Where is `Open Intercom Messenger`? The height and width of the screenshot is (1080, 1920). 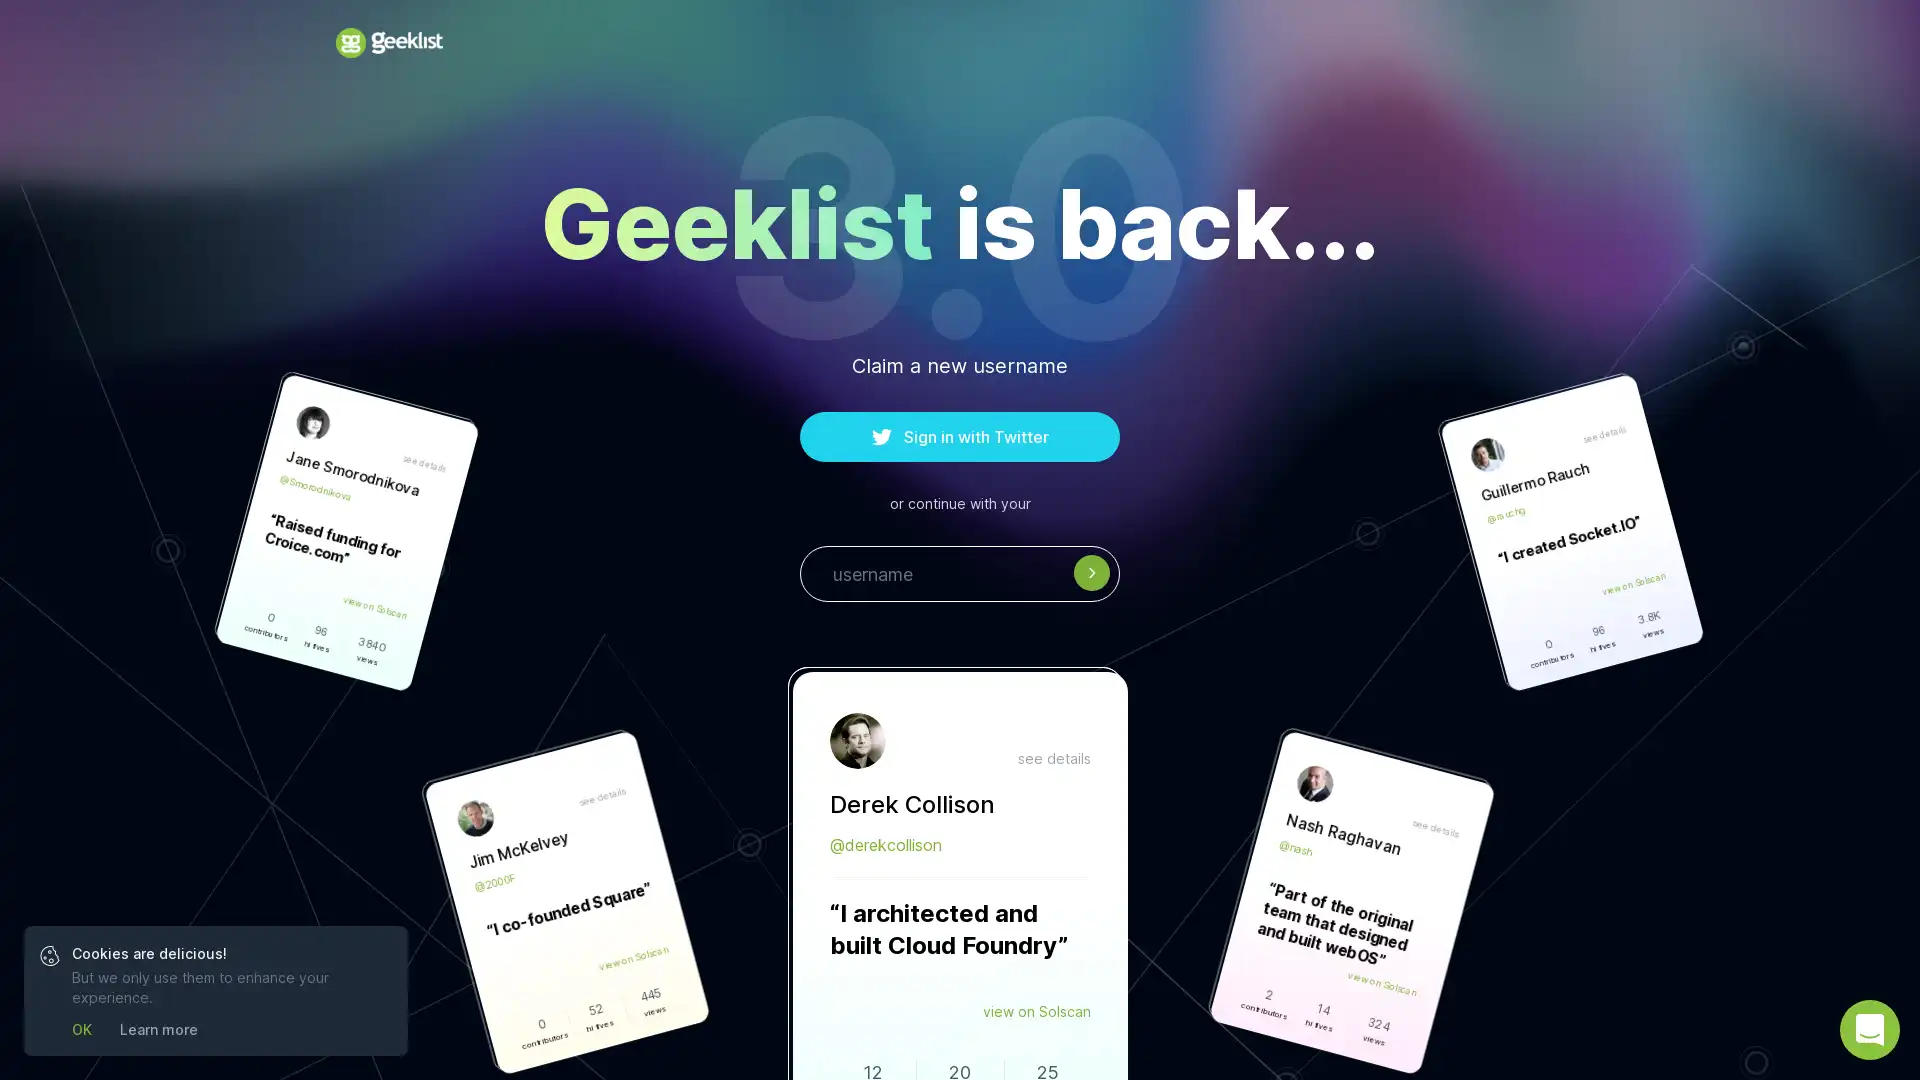
Open Intercom Messenger is located at coordinates (1869, 1029).